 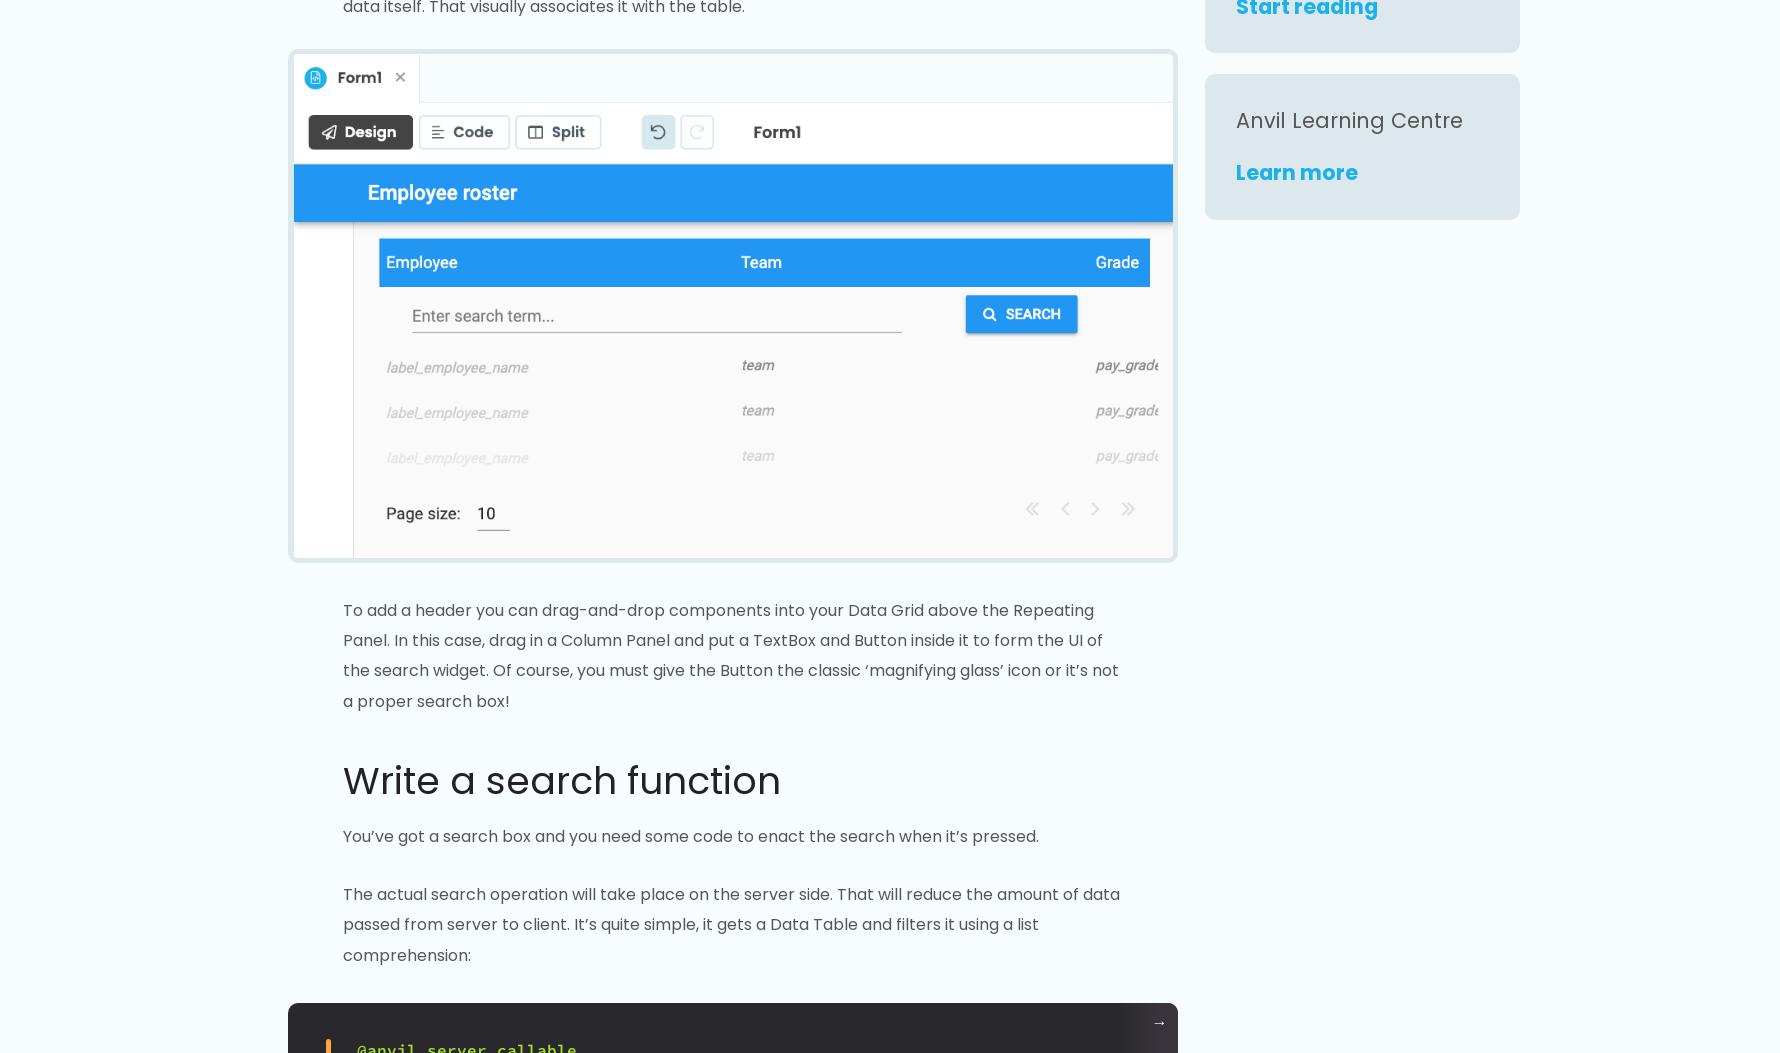 What do you see at coordinates (670, 379) in the screenshot?
I see `':'` at bounding box center [670, 379].